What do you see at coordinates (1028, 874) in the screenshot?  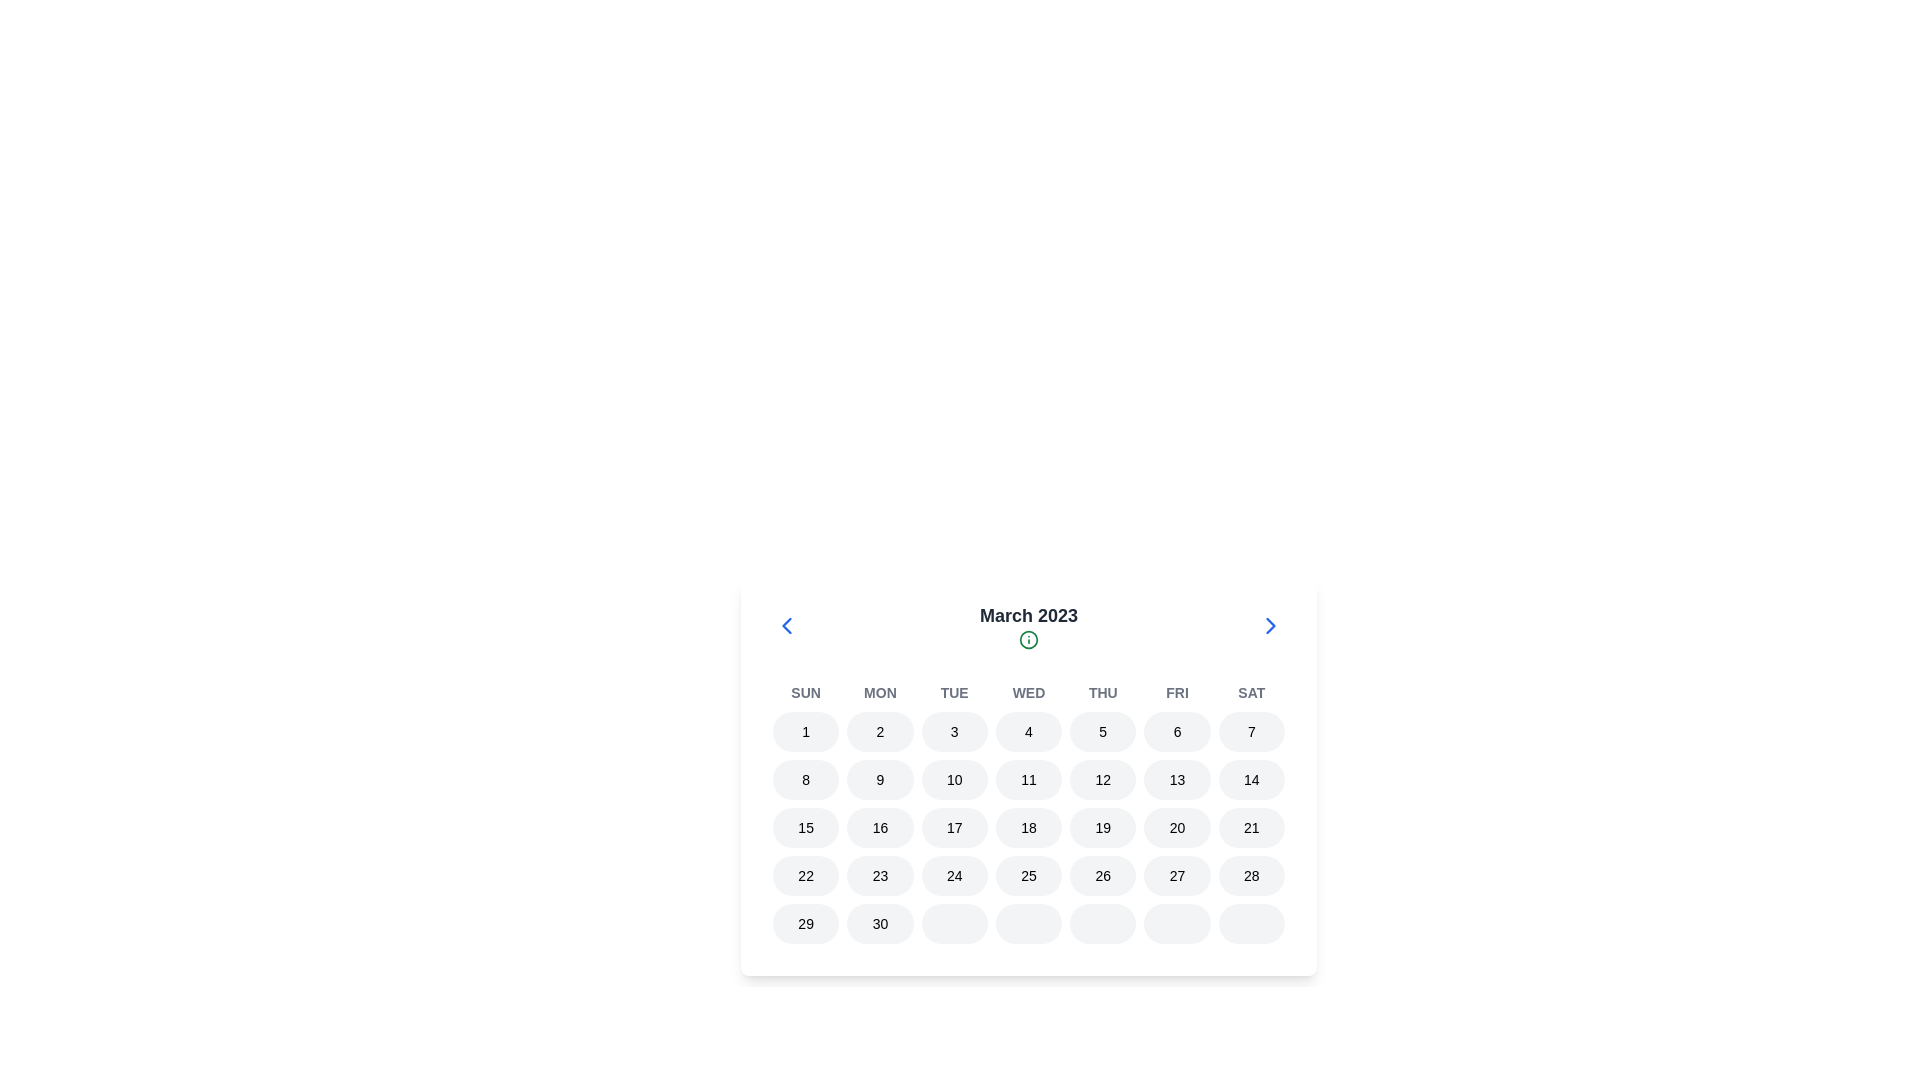 I see `the button representing the date '25' in the calendar interface` at bounding box center [1028, 874].